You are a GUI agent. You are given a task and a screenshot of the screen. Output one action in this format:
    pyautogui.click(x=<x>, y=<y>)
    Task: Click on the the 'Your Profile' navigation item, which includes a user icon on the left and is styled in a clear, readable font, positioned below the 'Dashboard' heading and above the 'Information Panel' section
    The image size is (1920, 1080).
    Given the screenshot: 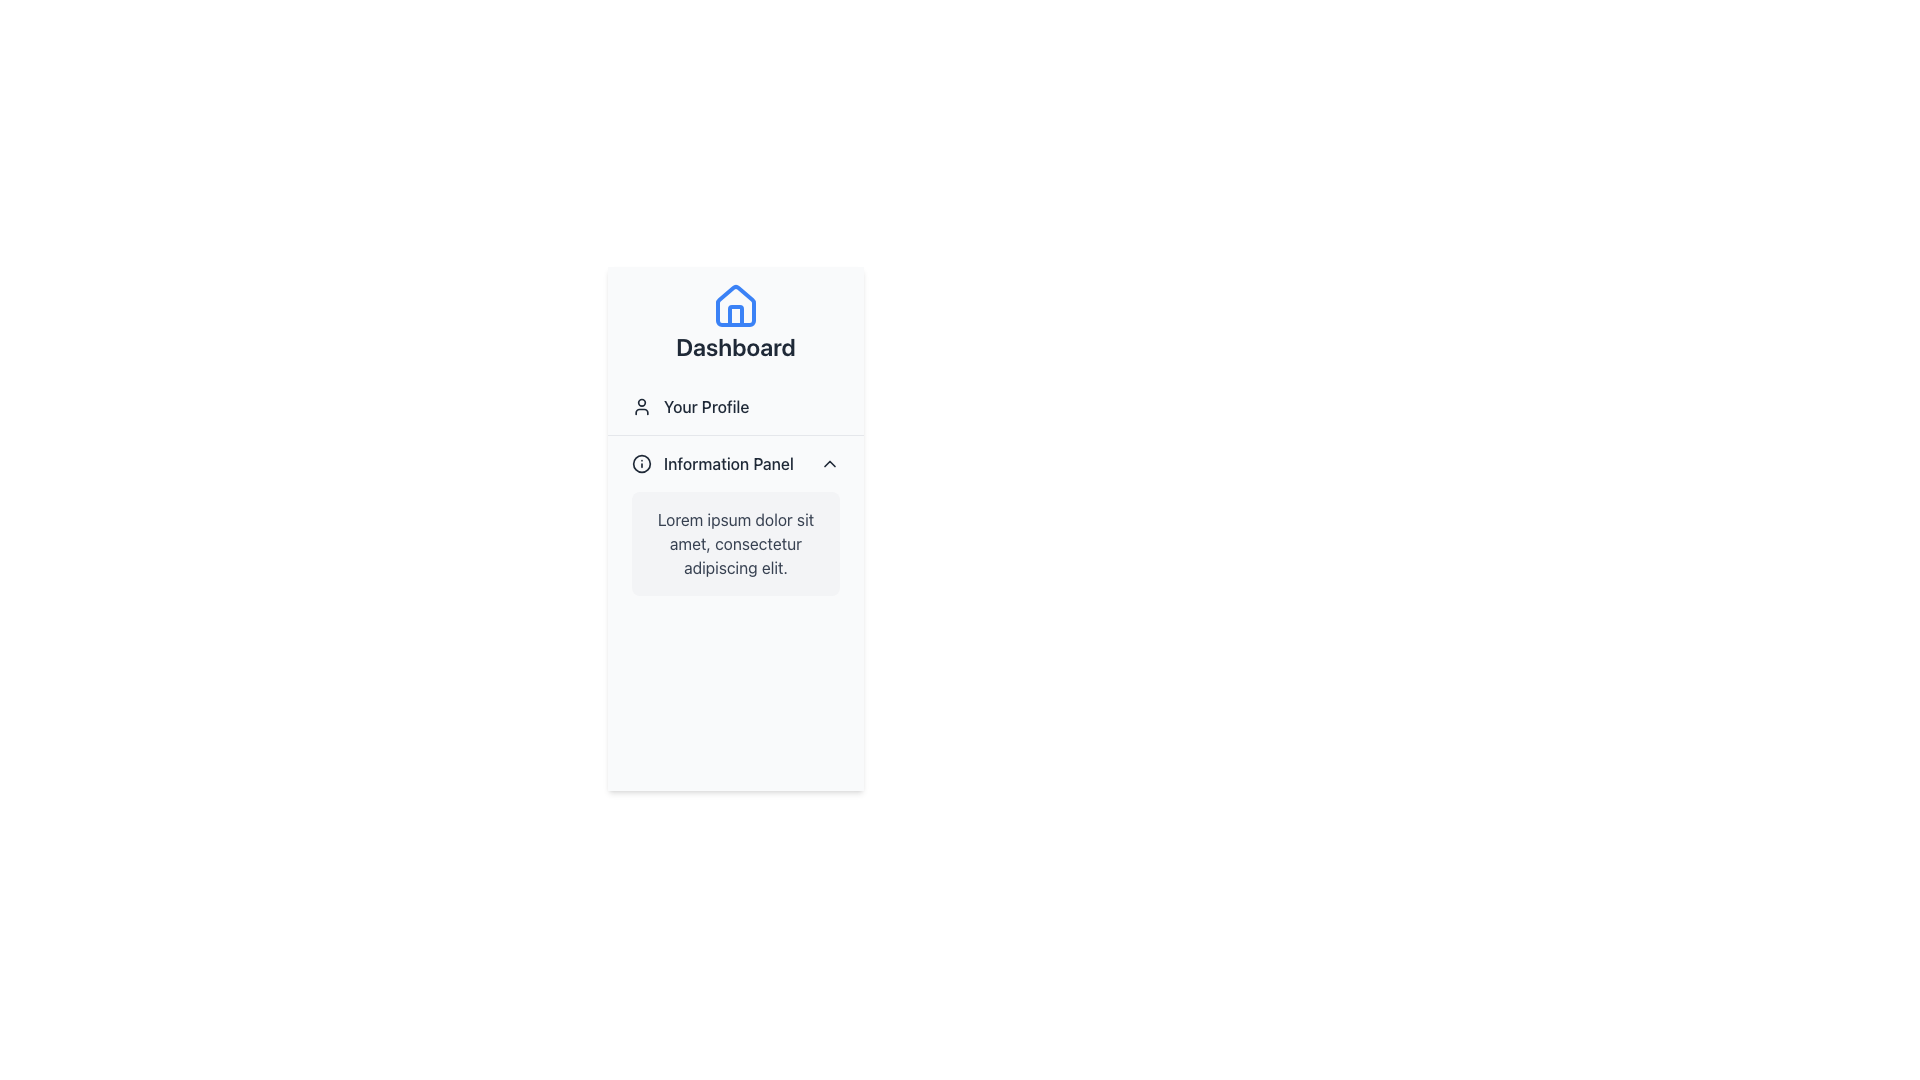 What is the action you would take?
    pyautogui.click(x=734, y=406)
    